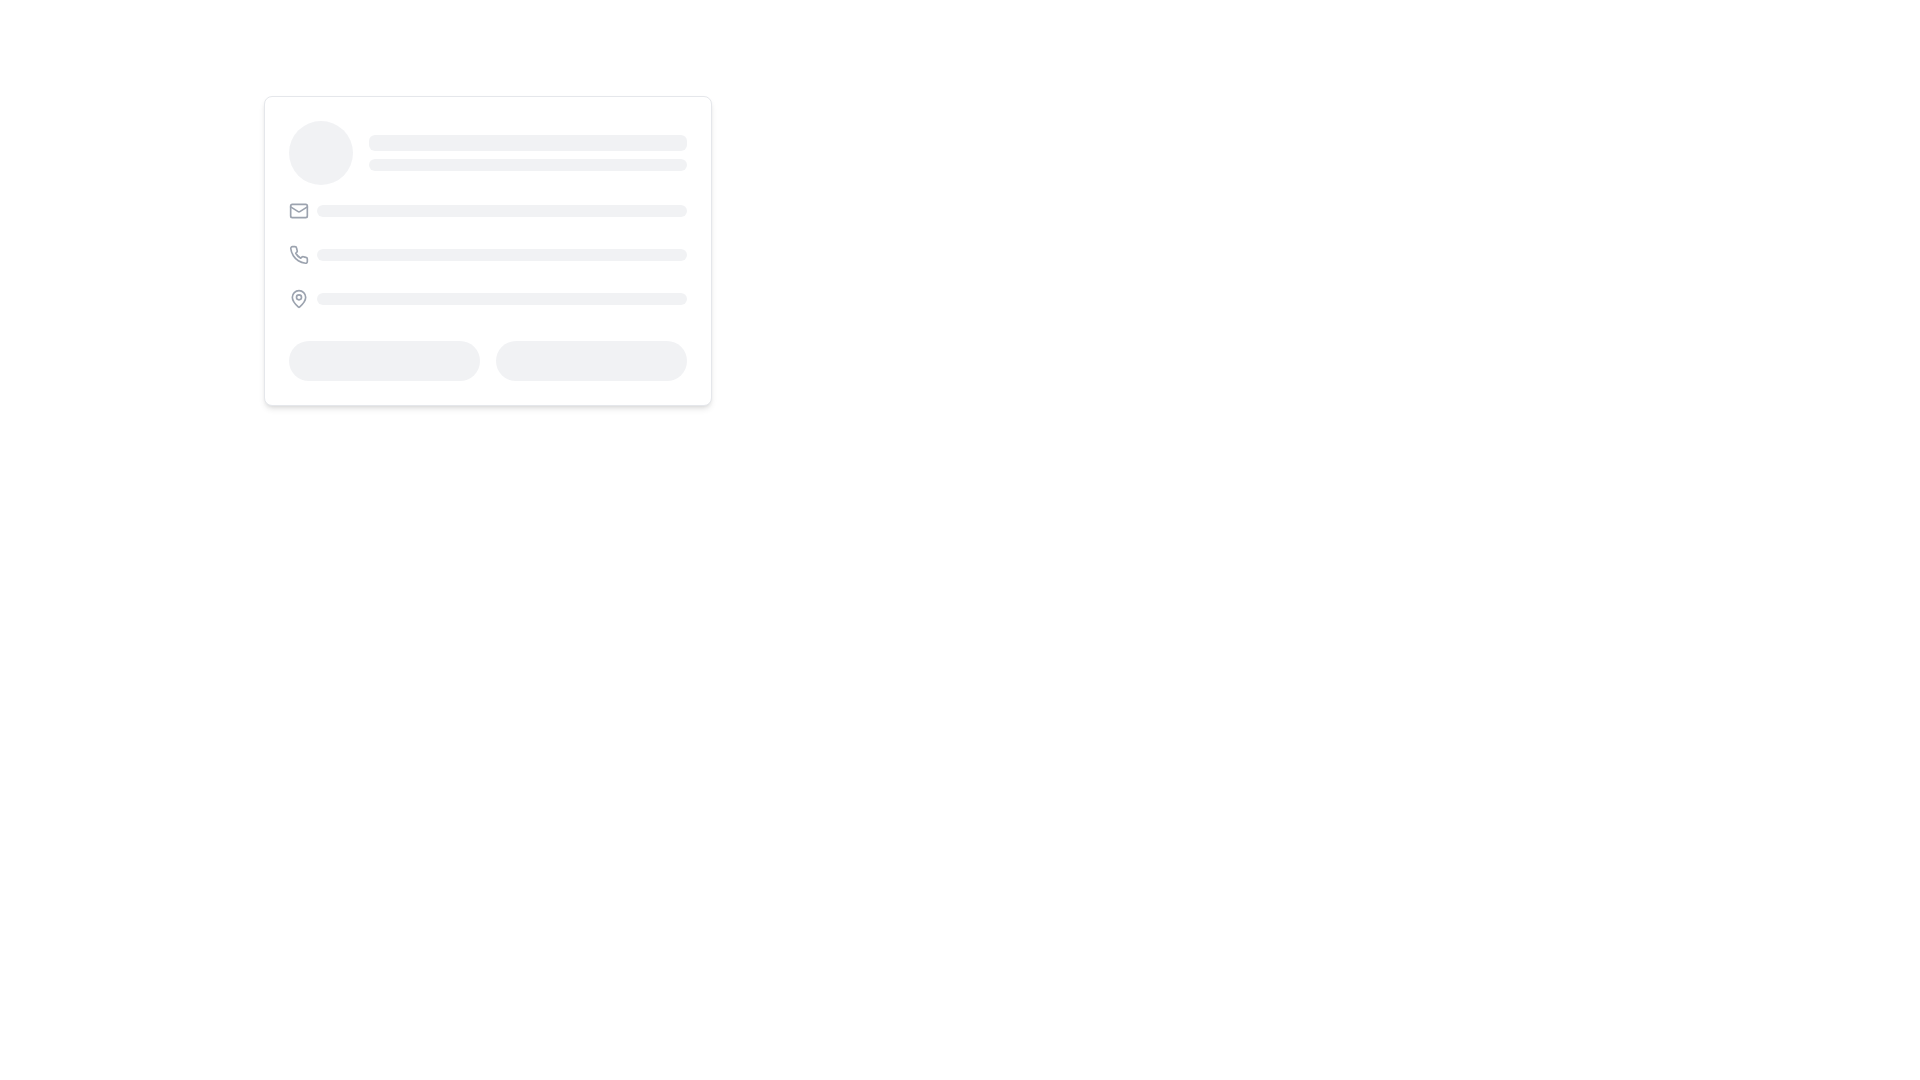  I want to click on email-related placeholder UI component, which is represented by an icon and has a grayed-out appearance, indicating it may be inactive or loading, so click(488, 211).